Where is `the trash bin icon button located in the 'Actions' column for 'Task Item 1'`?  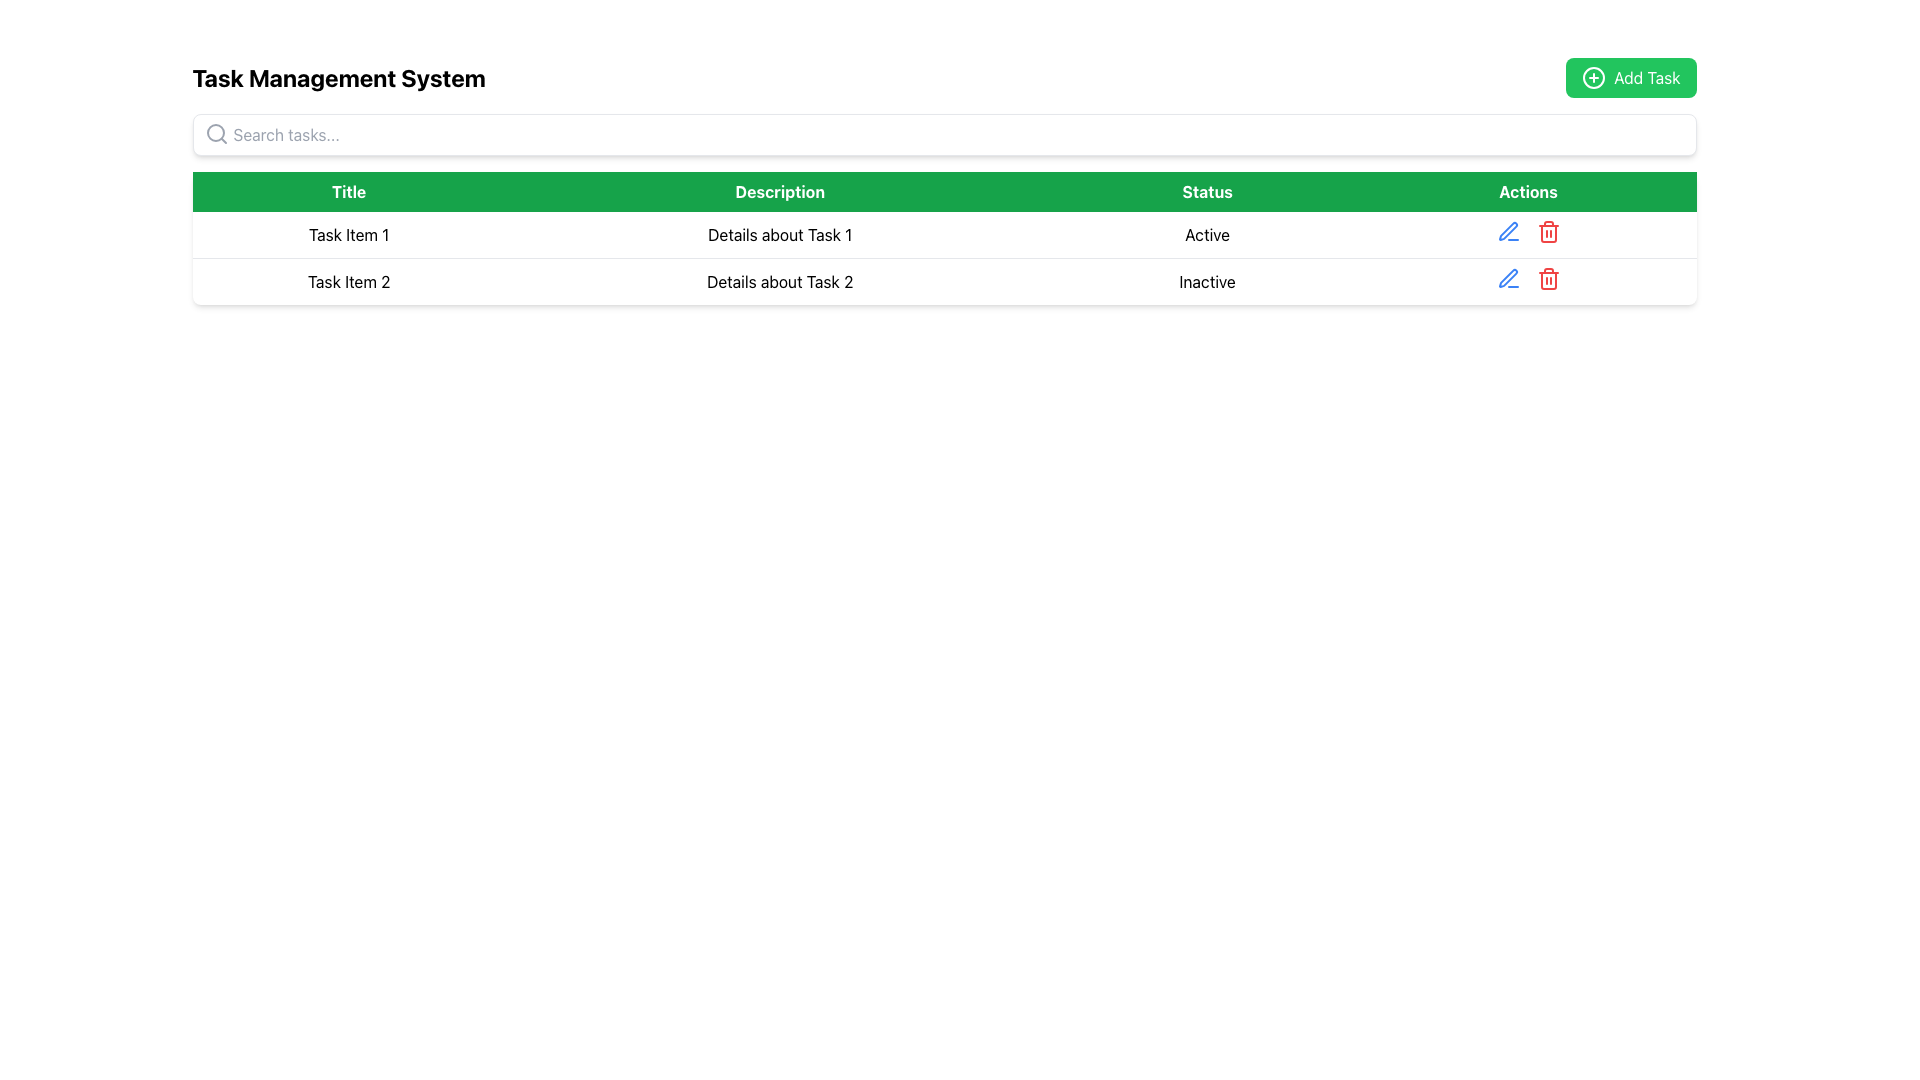
the trash bin icon button located in the 'Actions' column for 'Task Item 1' is located at coordinates (1547, 230).